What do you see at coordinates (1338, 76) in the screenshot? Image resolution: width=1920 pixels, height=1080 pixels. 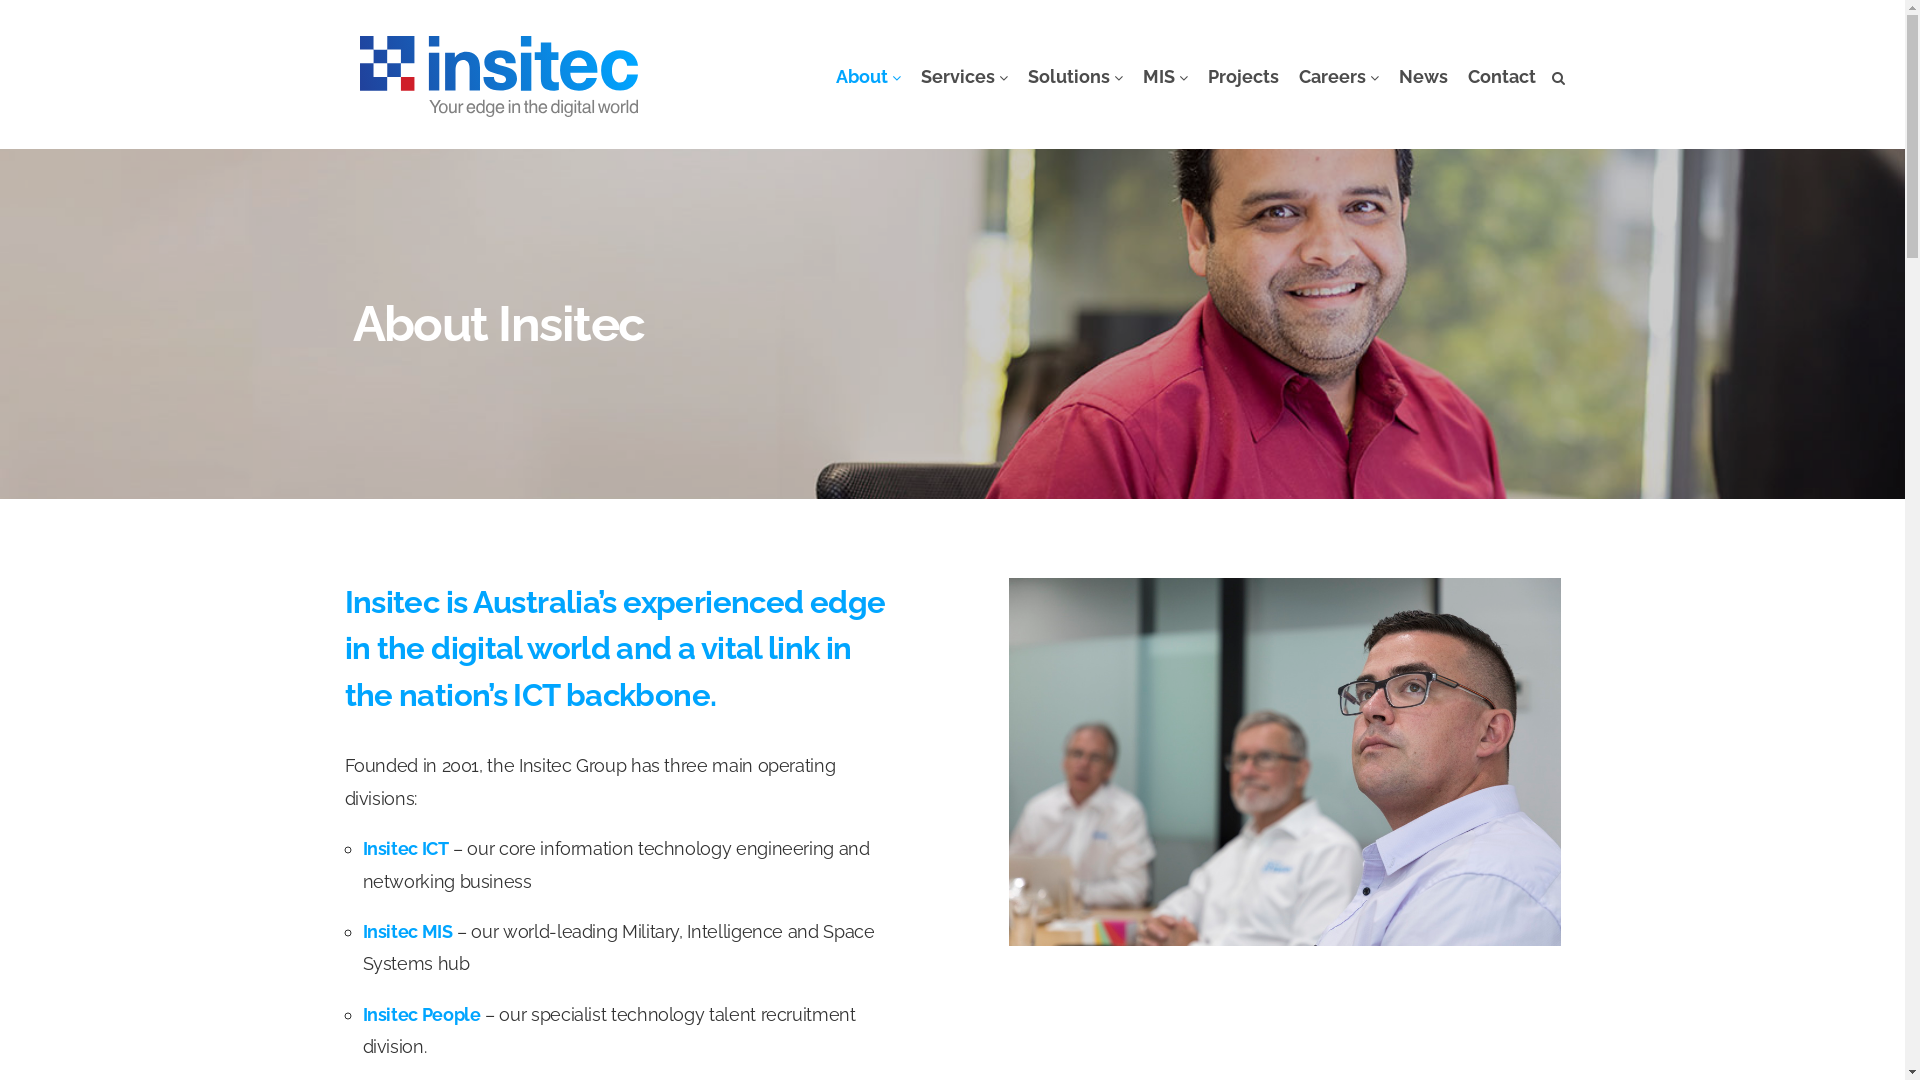 I see `'Careers'` at bounding box center [1338, 76].